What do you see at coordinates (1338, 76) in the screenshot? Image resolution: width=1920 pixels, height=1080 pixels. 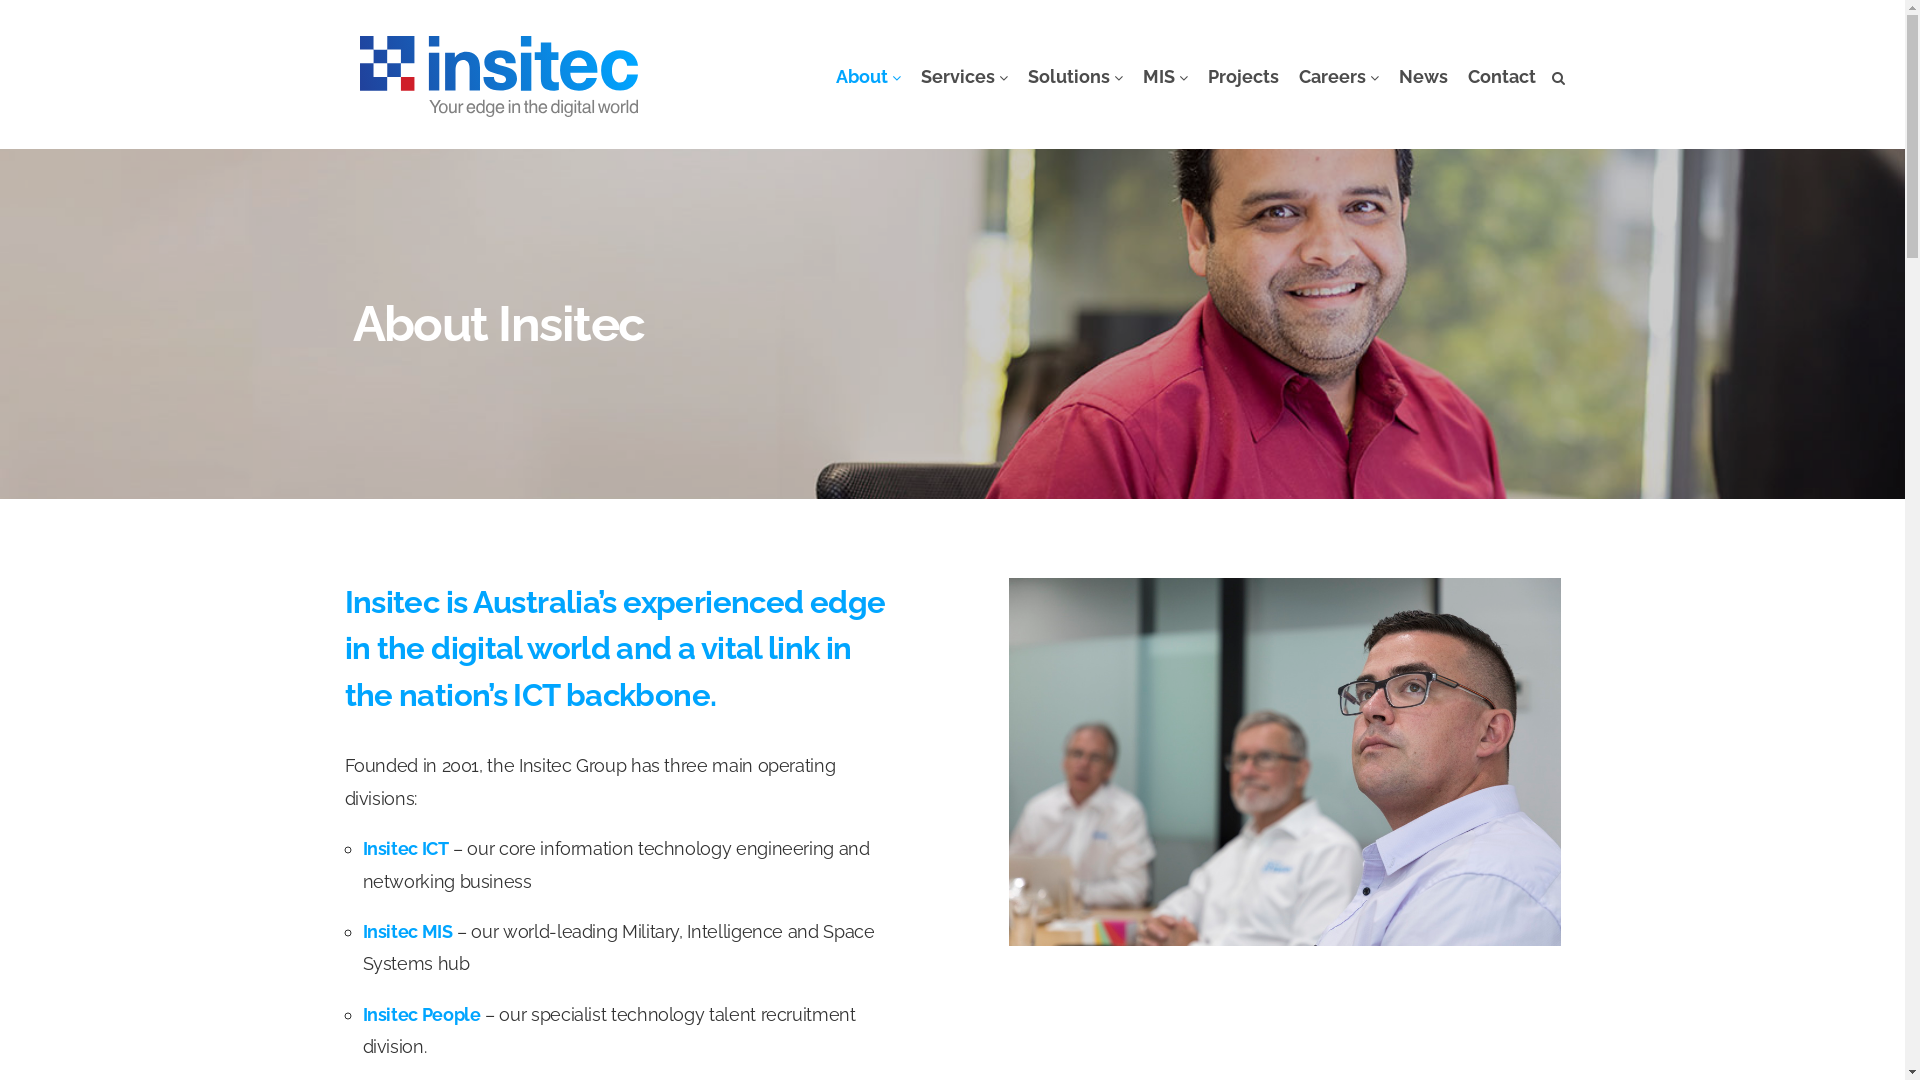 I see `'Careers'` at bounding box center [1338, 76].